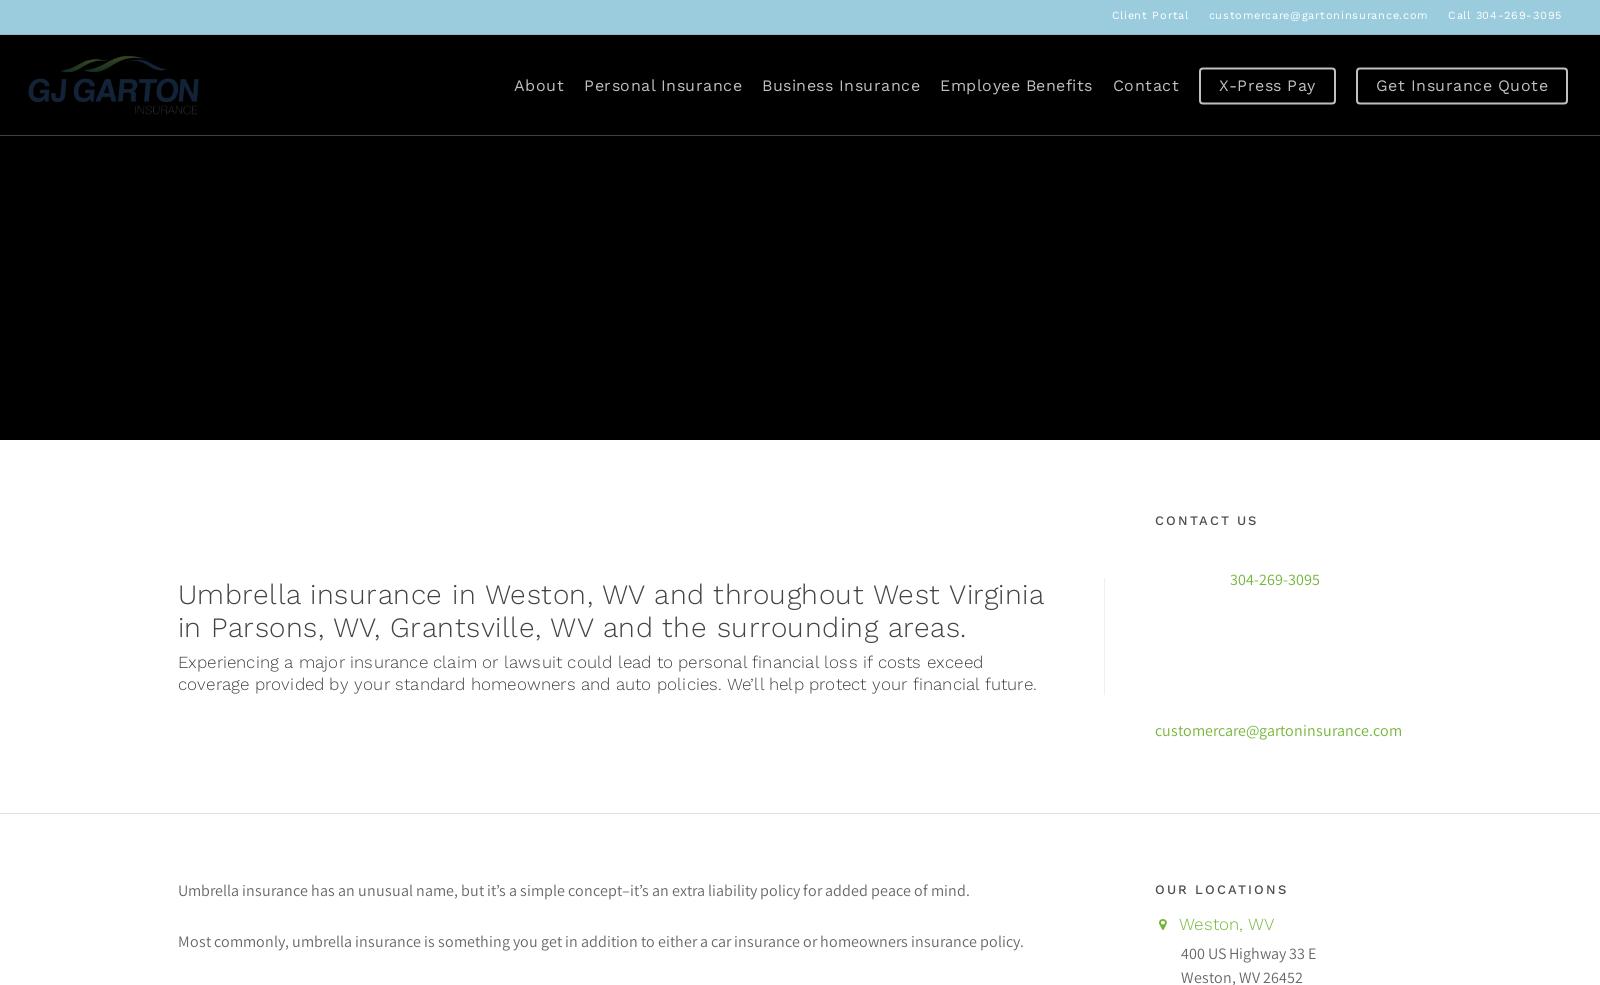 Image resolution: width=1600 pixels, height=985 pixels. What do you see at coordinates (583, 83) in the screenshot?
I see `'Personal Insurance'` at bounding box center [583, 83].